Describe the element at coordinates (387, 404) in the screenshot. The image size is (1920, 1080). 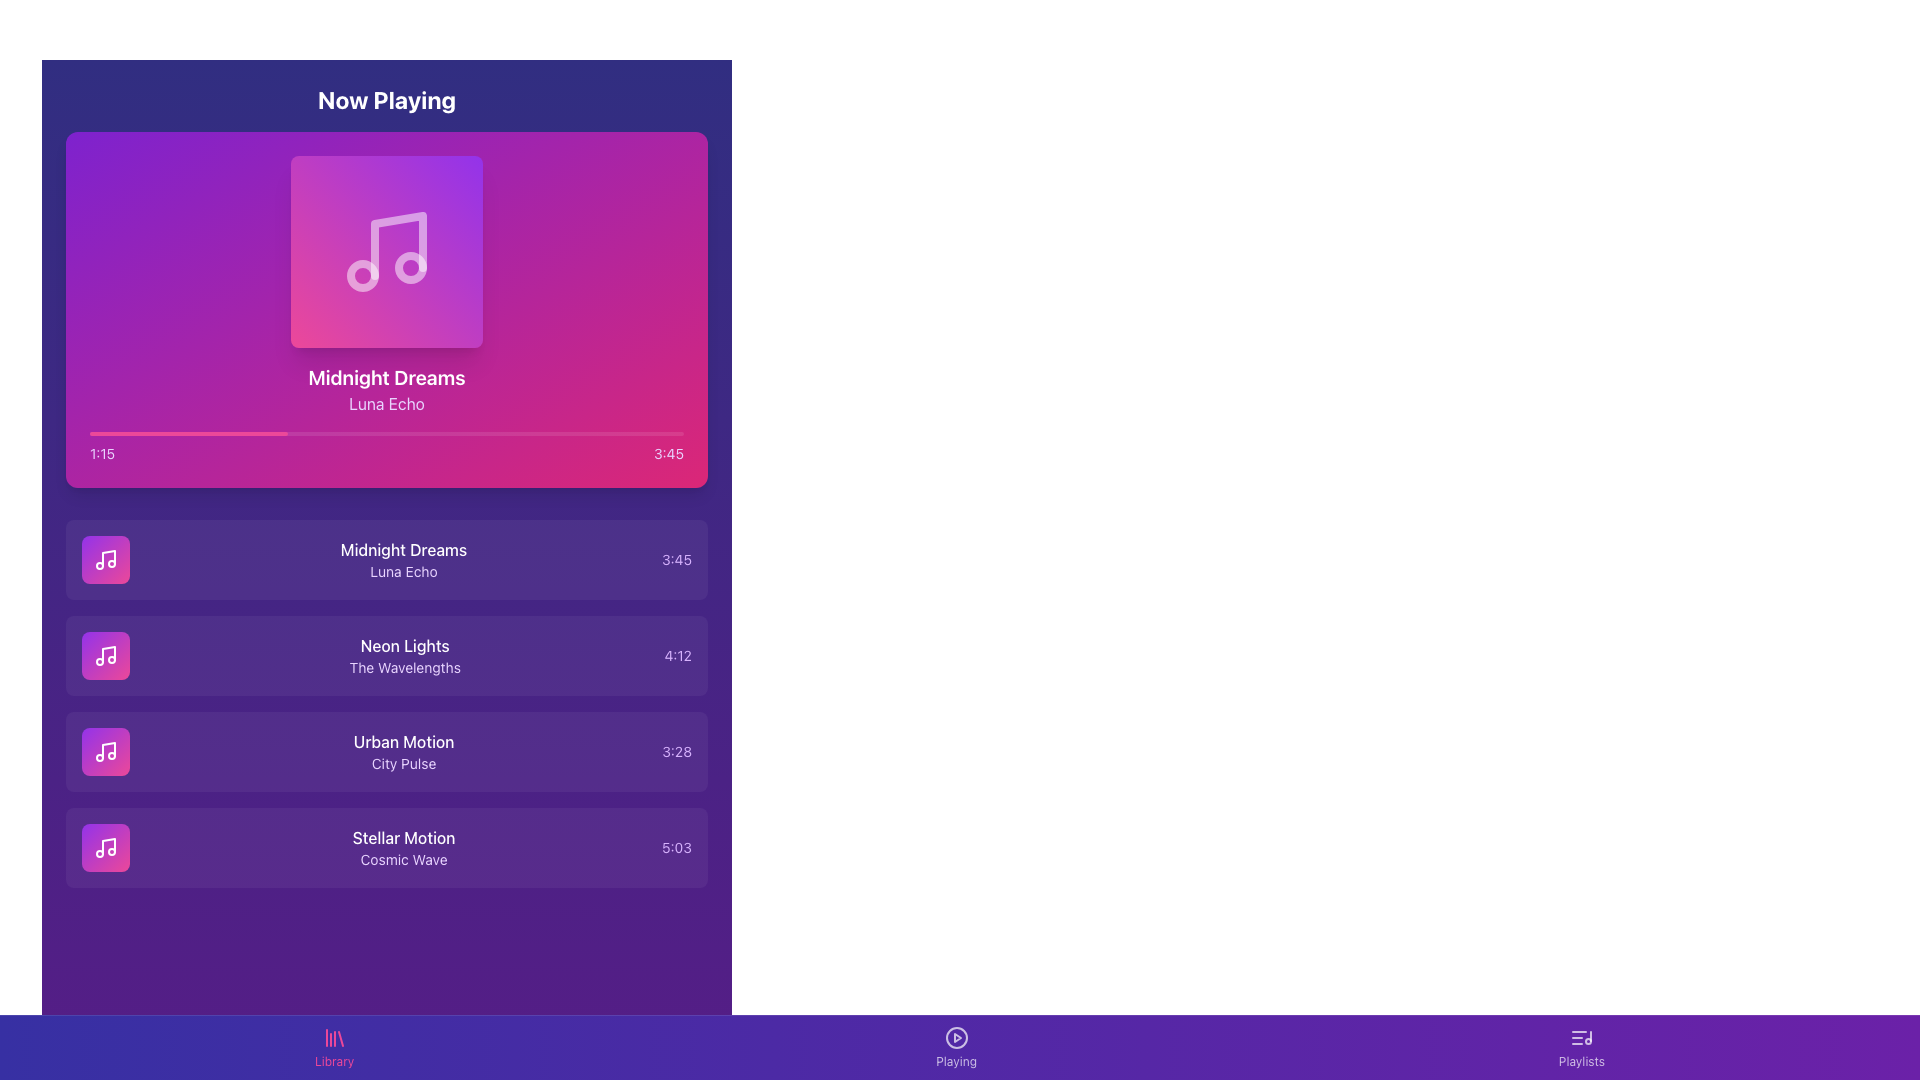
I see `the text label that serves as a subtitle or complementary information indicating the artist or additional metadata about the currently displayed song, positioned directly beneath the 'Midnight Dreams' text` at that location.